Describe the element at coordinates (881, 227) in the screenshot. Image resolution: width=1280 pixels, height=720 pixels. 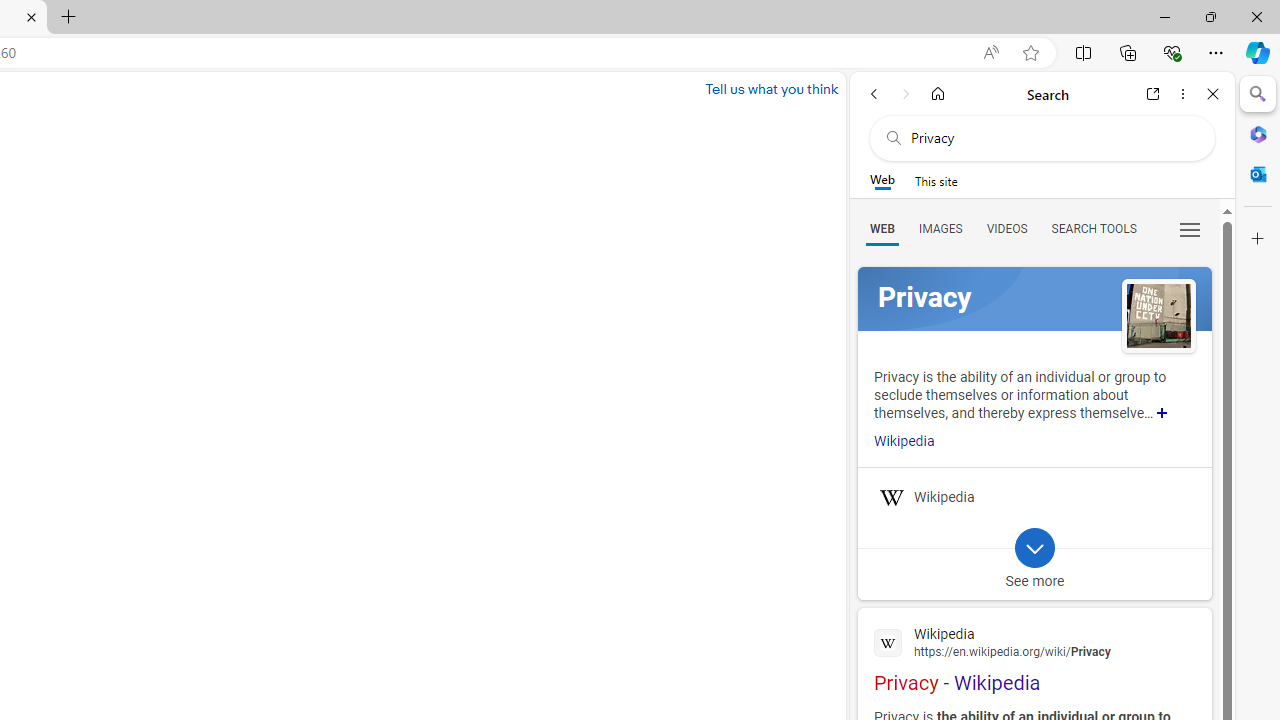
I see `'Search Filter, WEB'` at that location.